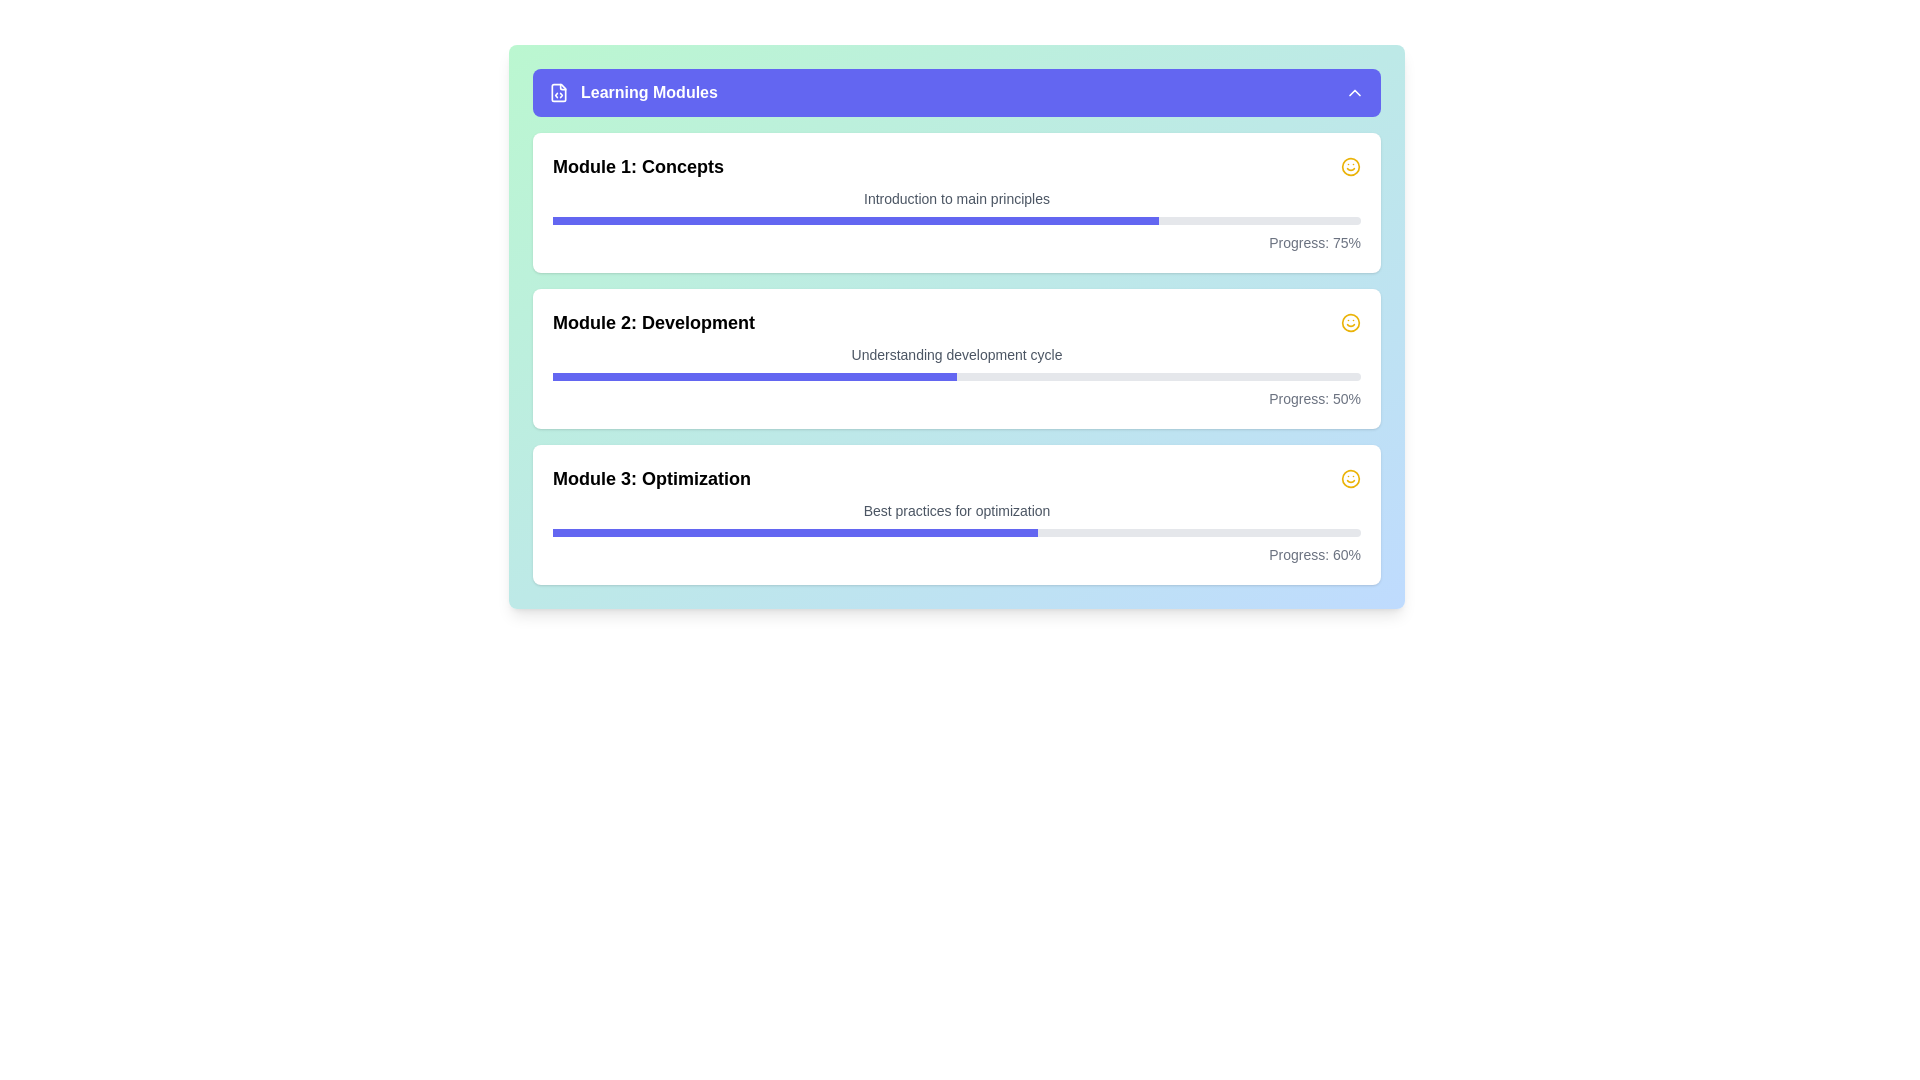 The height and width of the screenshot is (1080, 1920). What do you see at coordinates (955, 357) in the screenshot?
I see `progress information from the learning module cards located in the 'Learning Modules' section, which contains a vertically stacked collection of cards with titles, descriptions, progress bars, and percentages` at bounding box center [955, 357].